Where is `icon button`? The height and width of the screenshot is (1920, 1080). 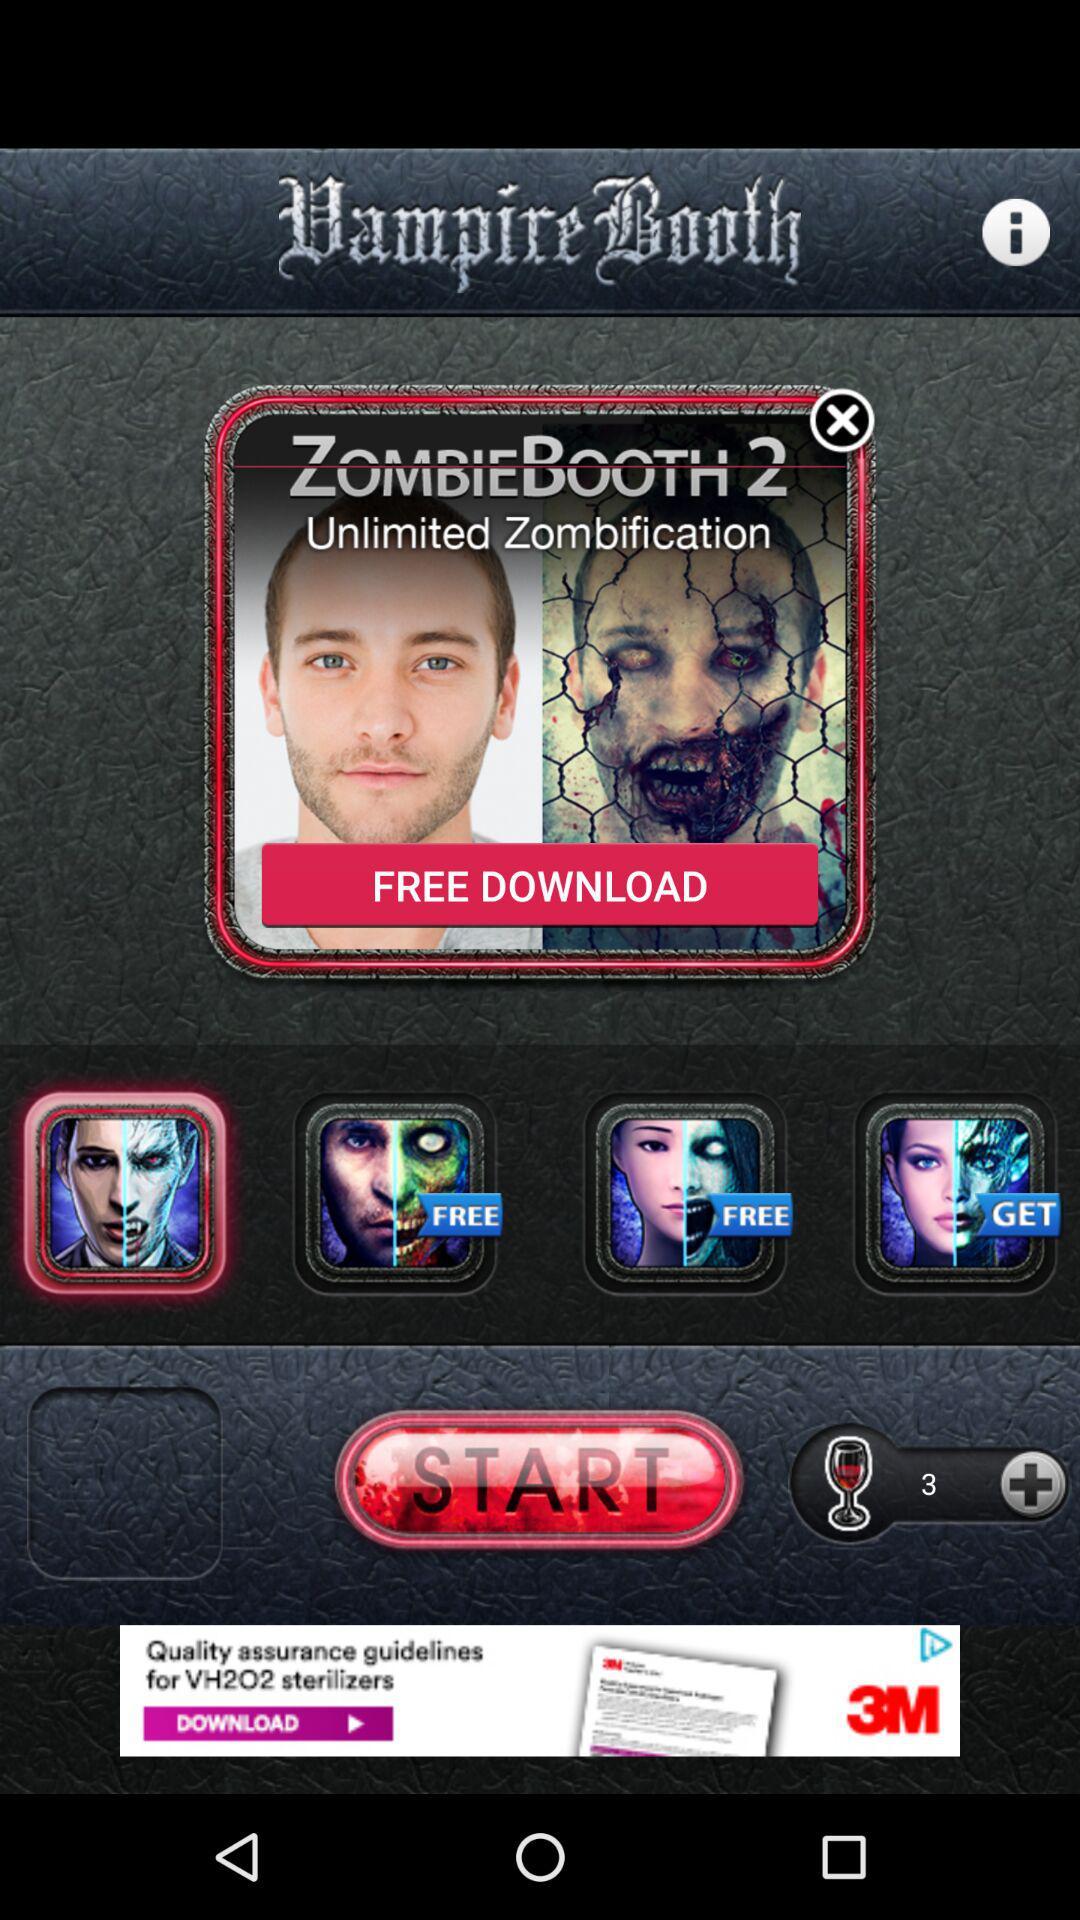 icon button is located at coordinates (1016, 232).